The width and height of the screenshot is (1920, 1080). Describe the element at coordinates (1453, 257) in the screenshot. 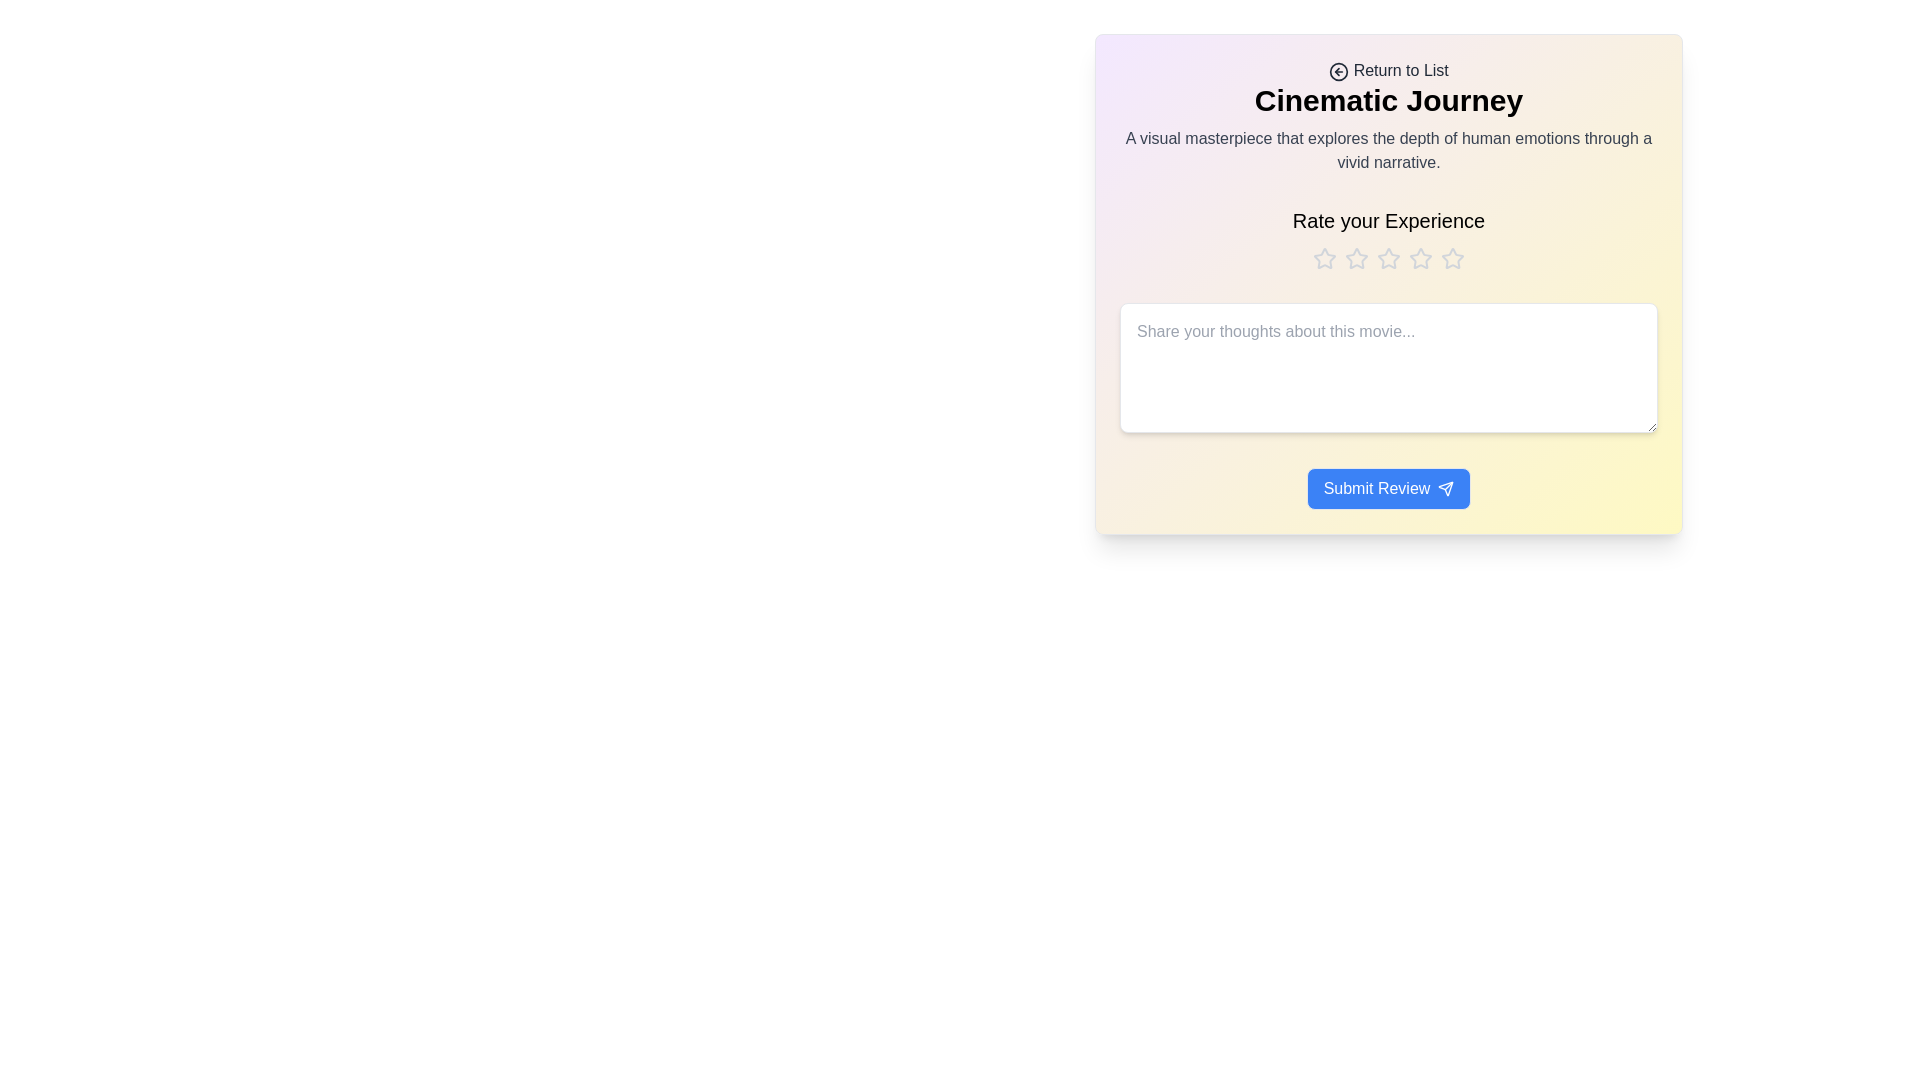

I see `the fifth interactive rating star icon, which is gray and slightly enlarges on hover, to rate the experience` at that location.